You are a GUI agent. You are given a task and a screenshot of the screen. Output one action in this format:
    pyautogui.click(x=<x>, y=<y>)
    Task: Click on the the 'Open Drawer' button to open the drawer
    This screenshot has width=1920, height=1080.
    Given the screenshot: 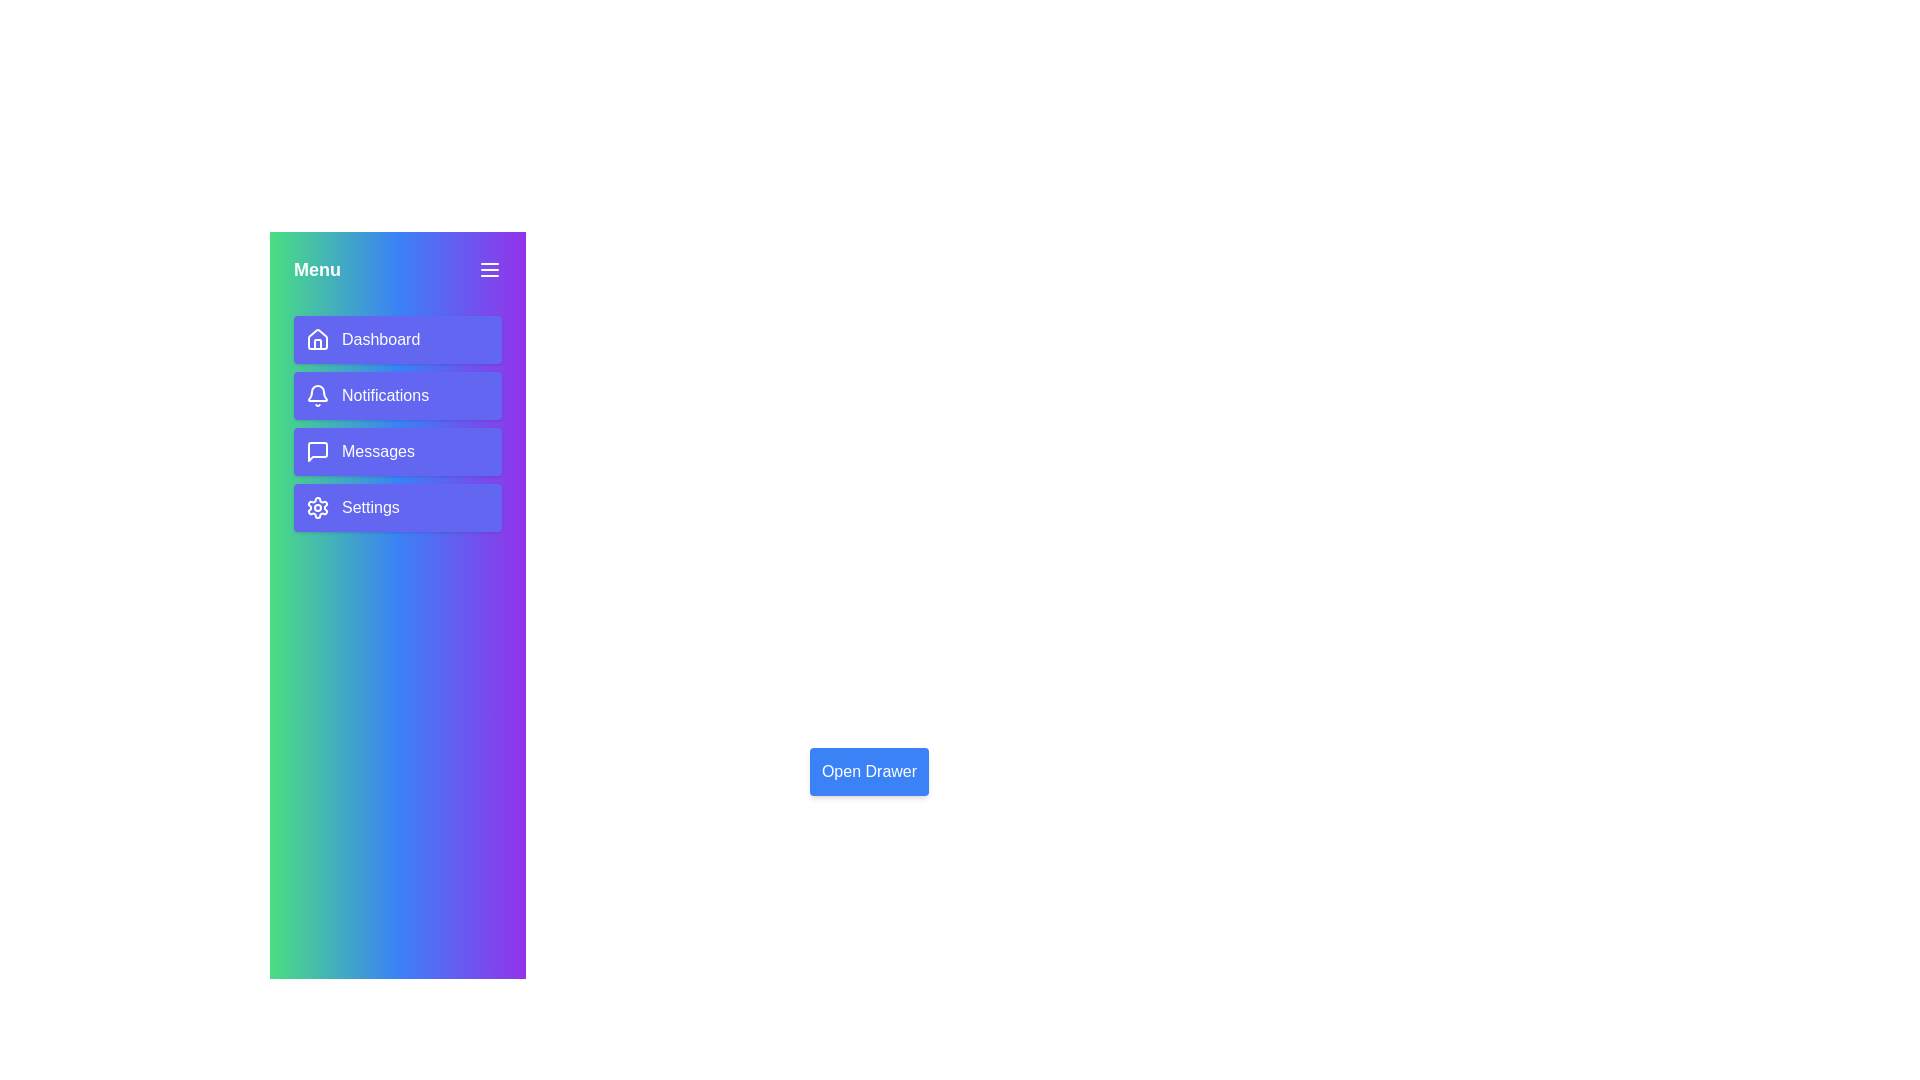 What is the action you would take?
    pyautogui.click(x=869, y=770)
    